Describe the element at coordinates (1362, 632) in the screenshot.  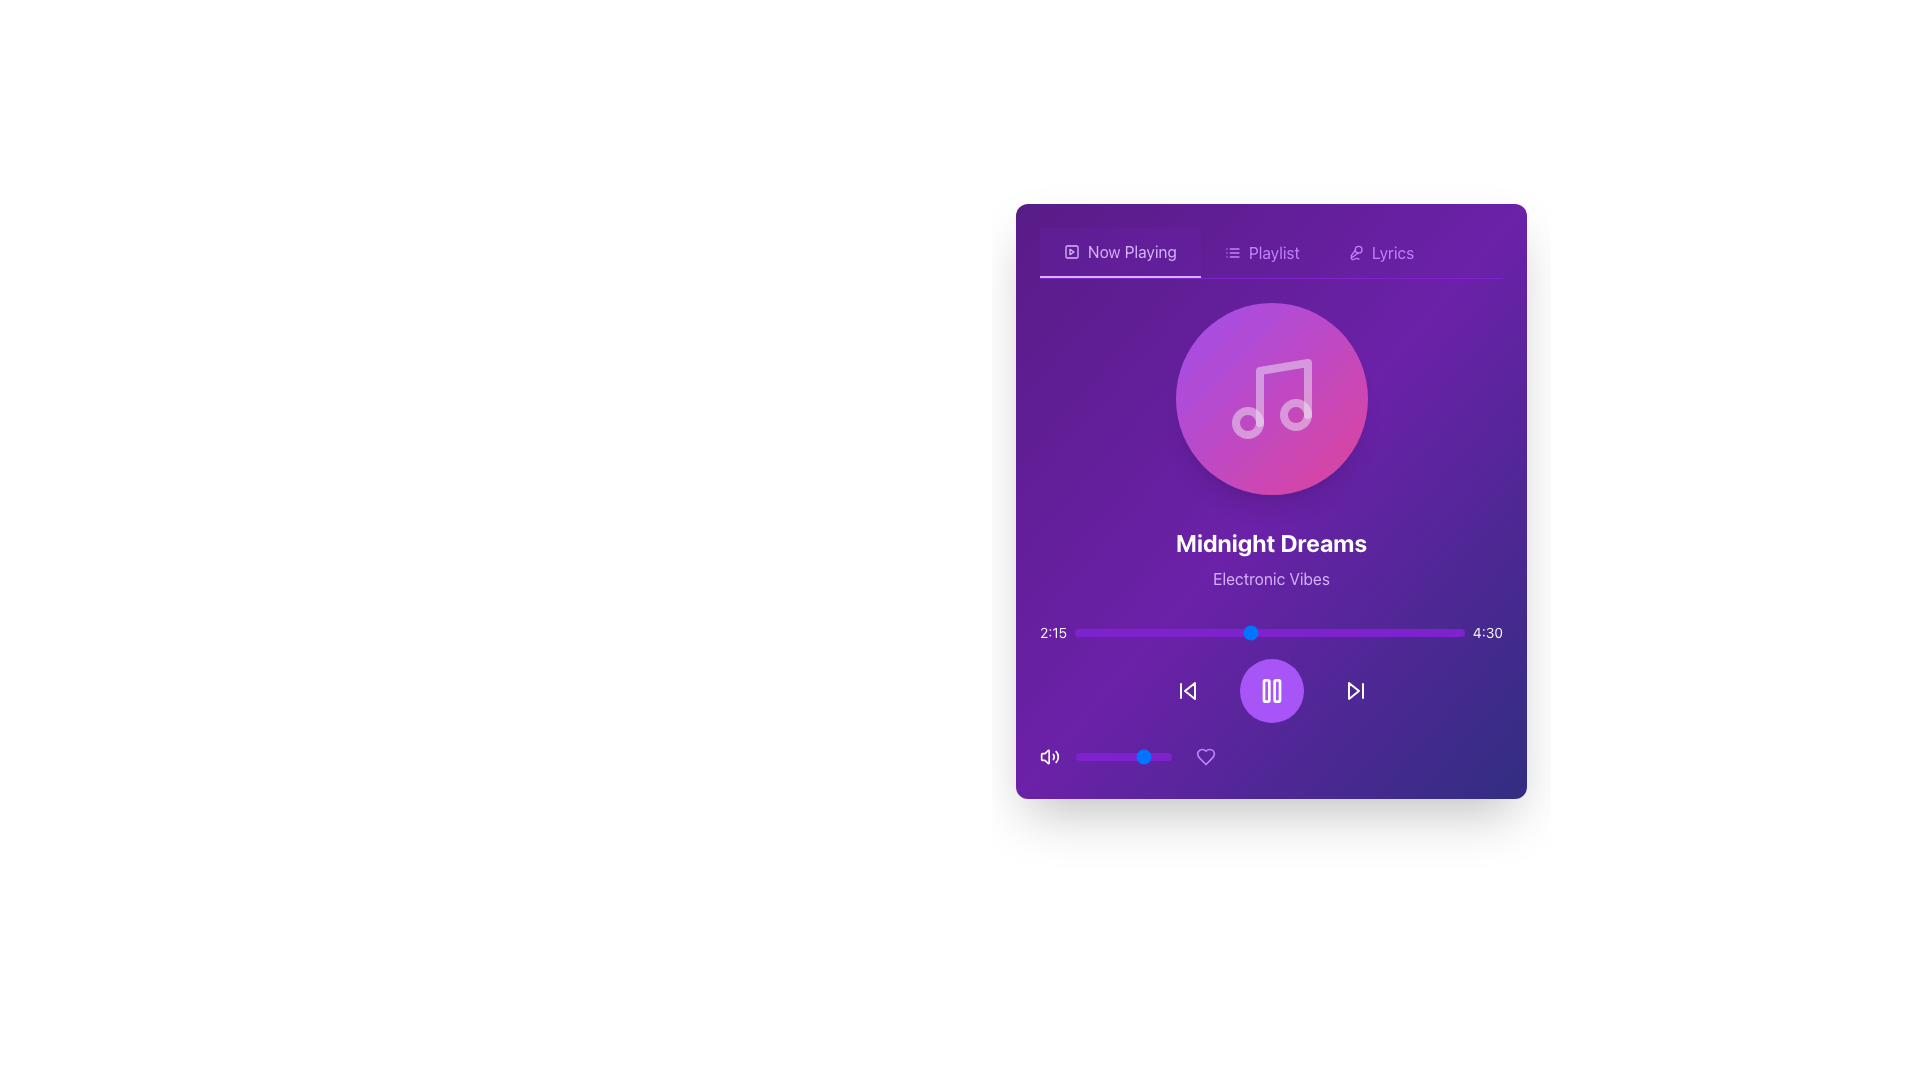
I see `the slider` at that location.